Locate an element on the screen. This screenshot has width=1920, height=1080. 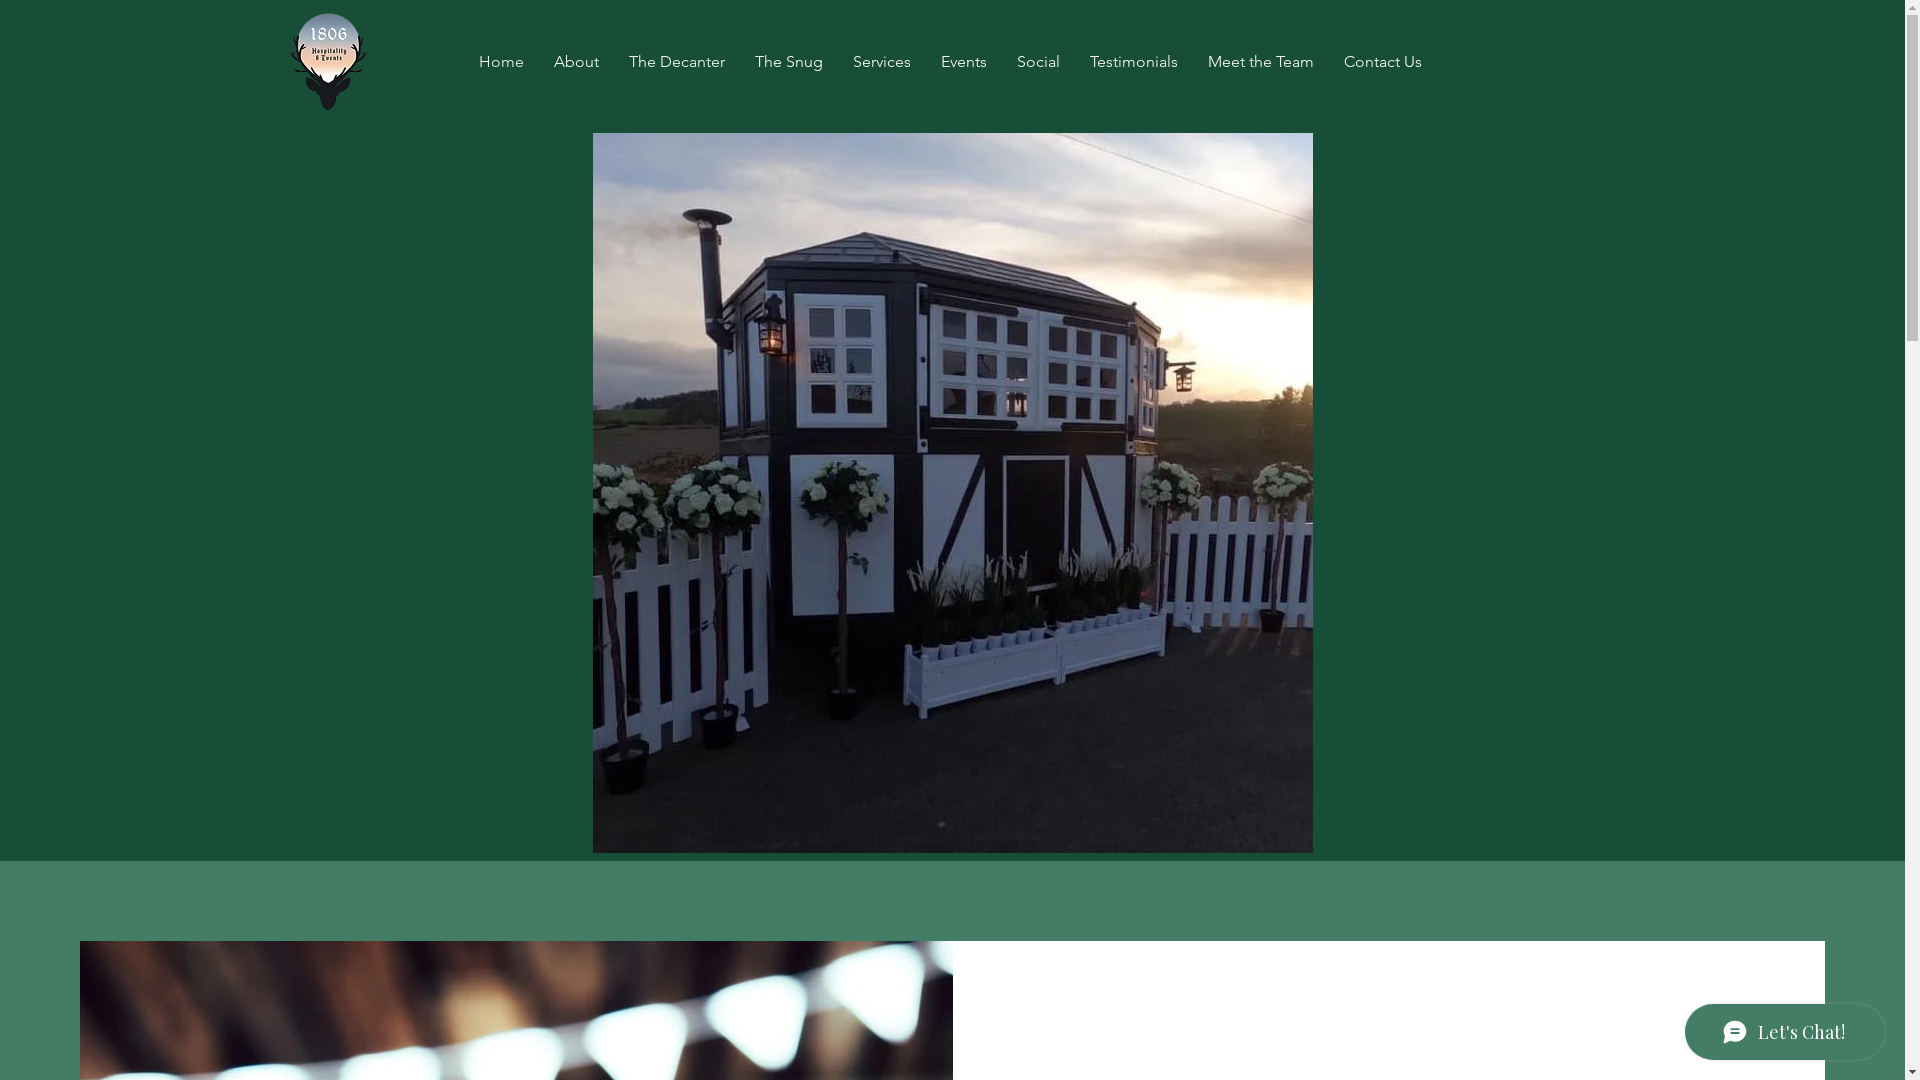
'Services' is located at coordinates (881, 60).